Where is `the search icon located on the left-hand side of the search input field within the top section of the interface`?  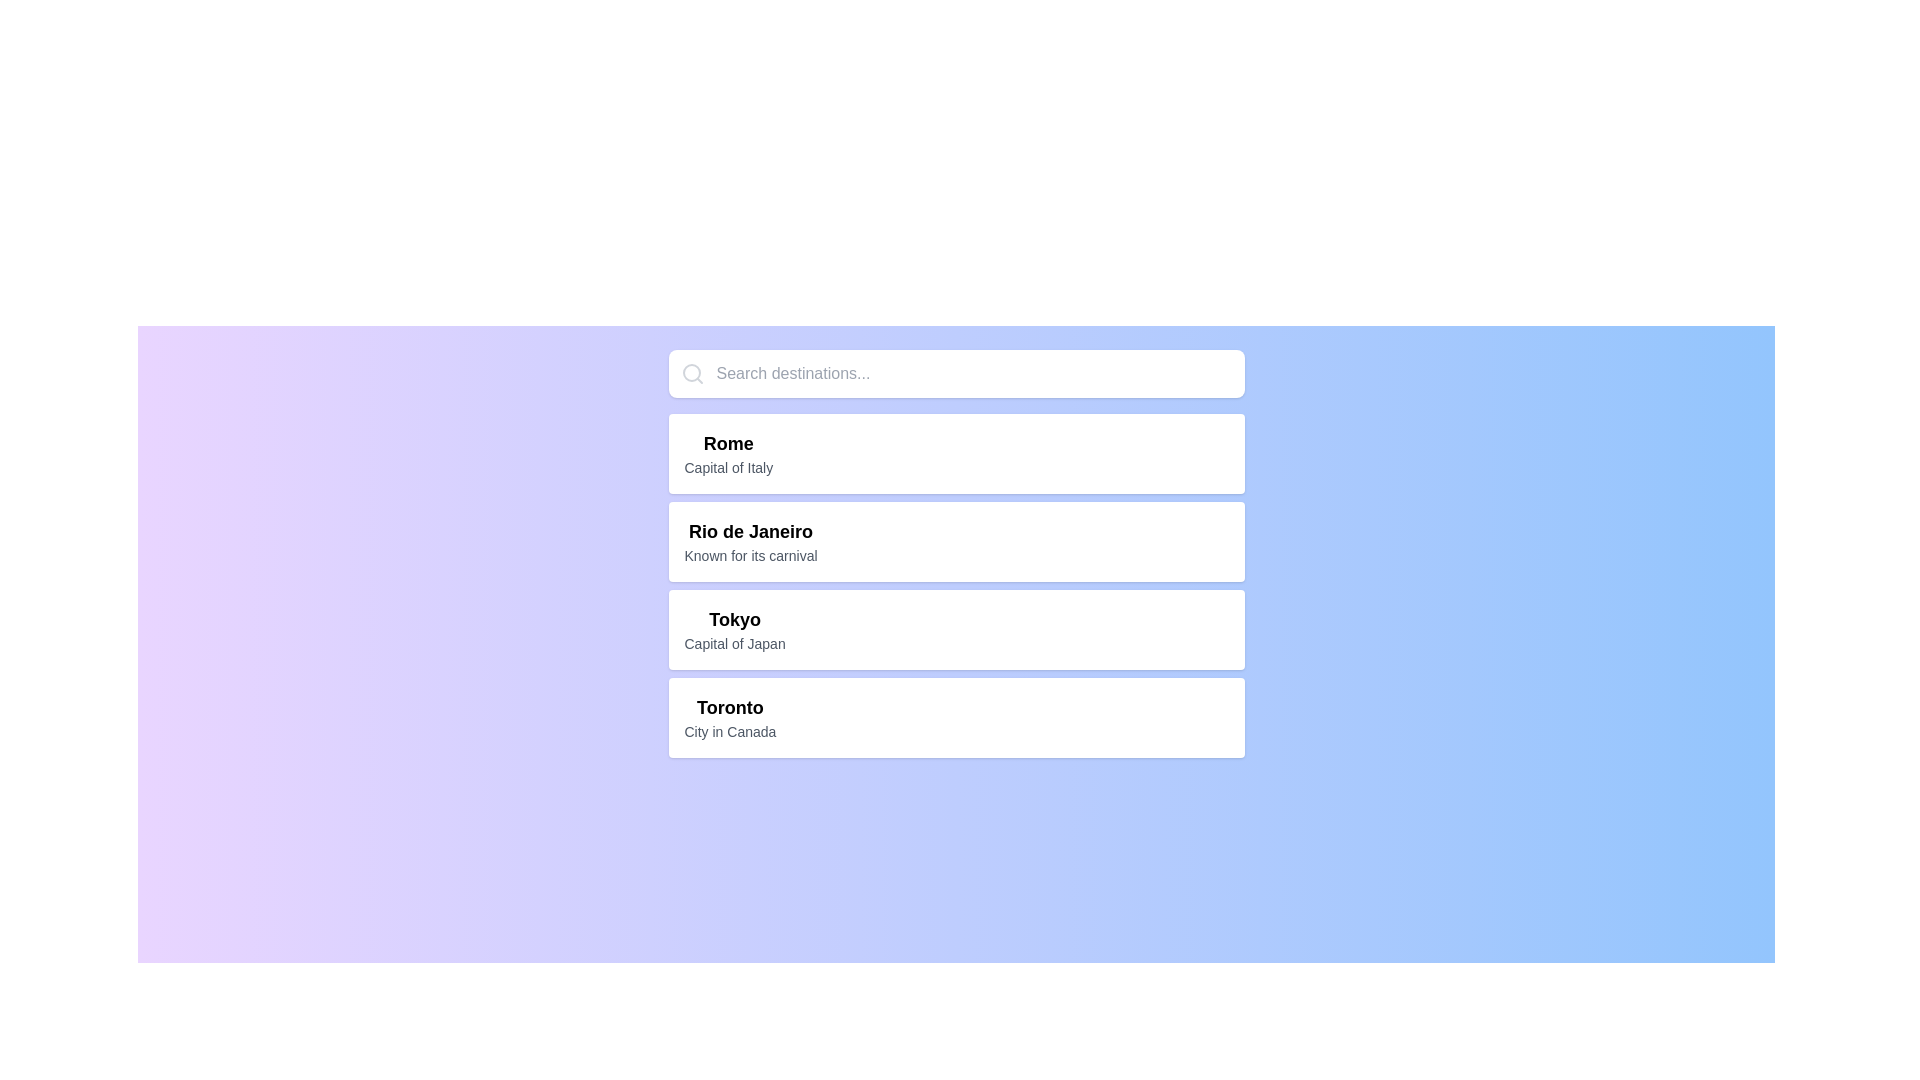 the search icon located on the left-hand side of the search input field within the top section of the interface is located at coordinates (692, 374).